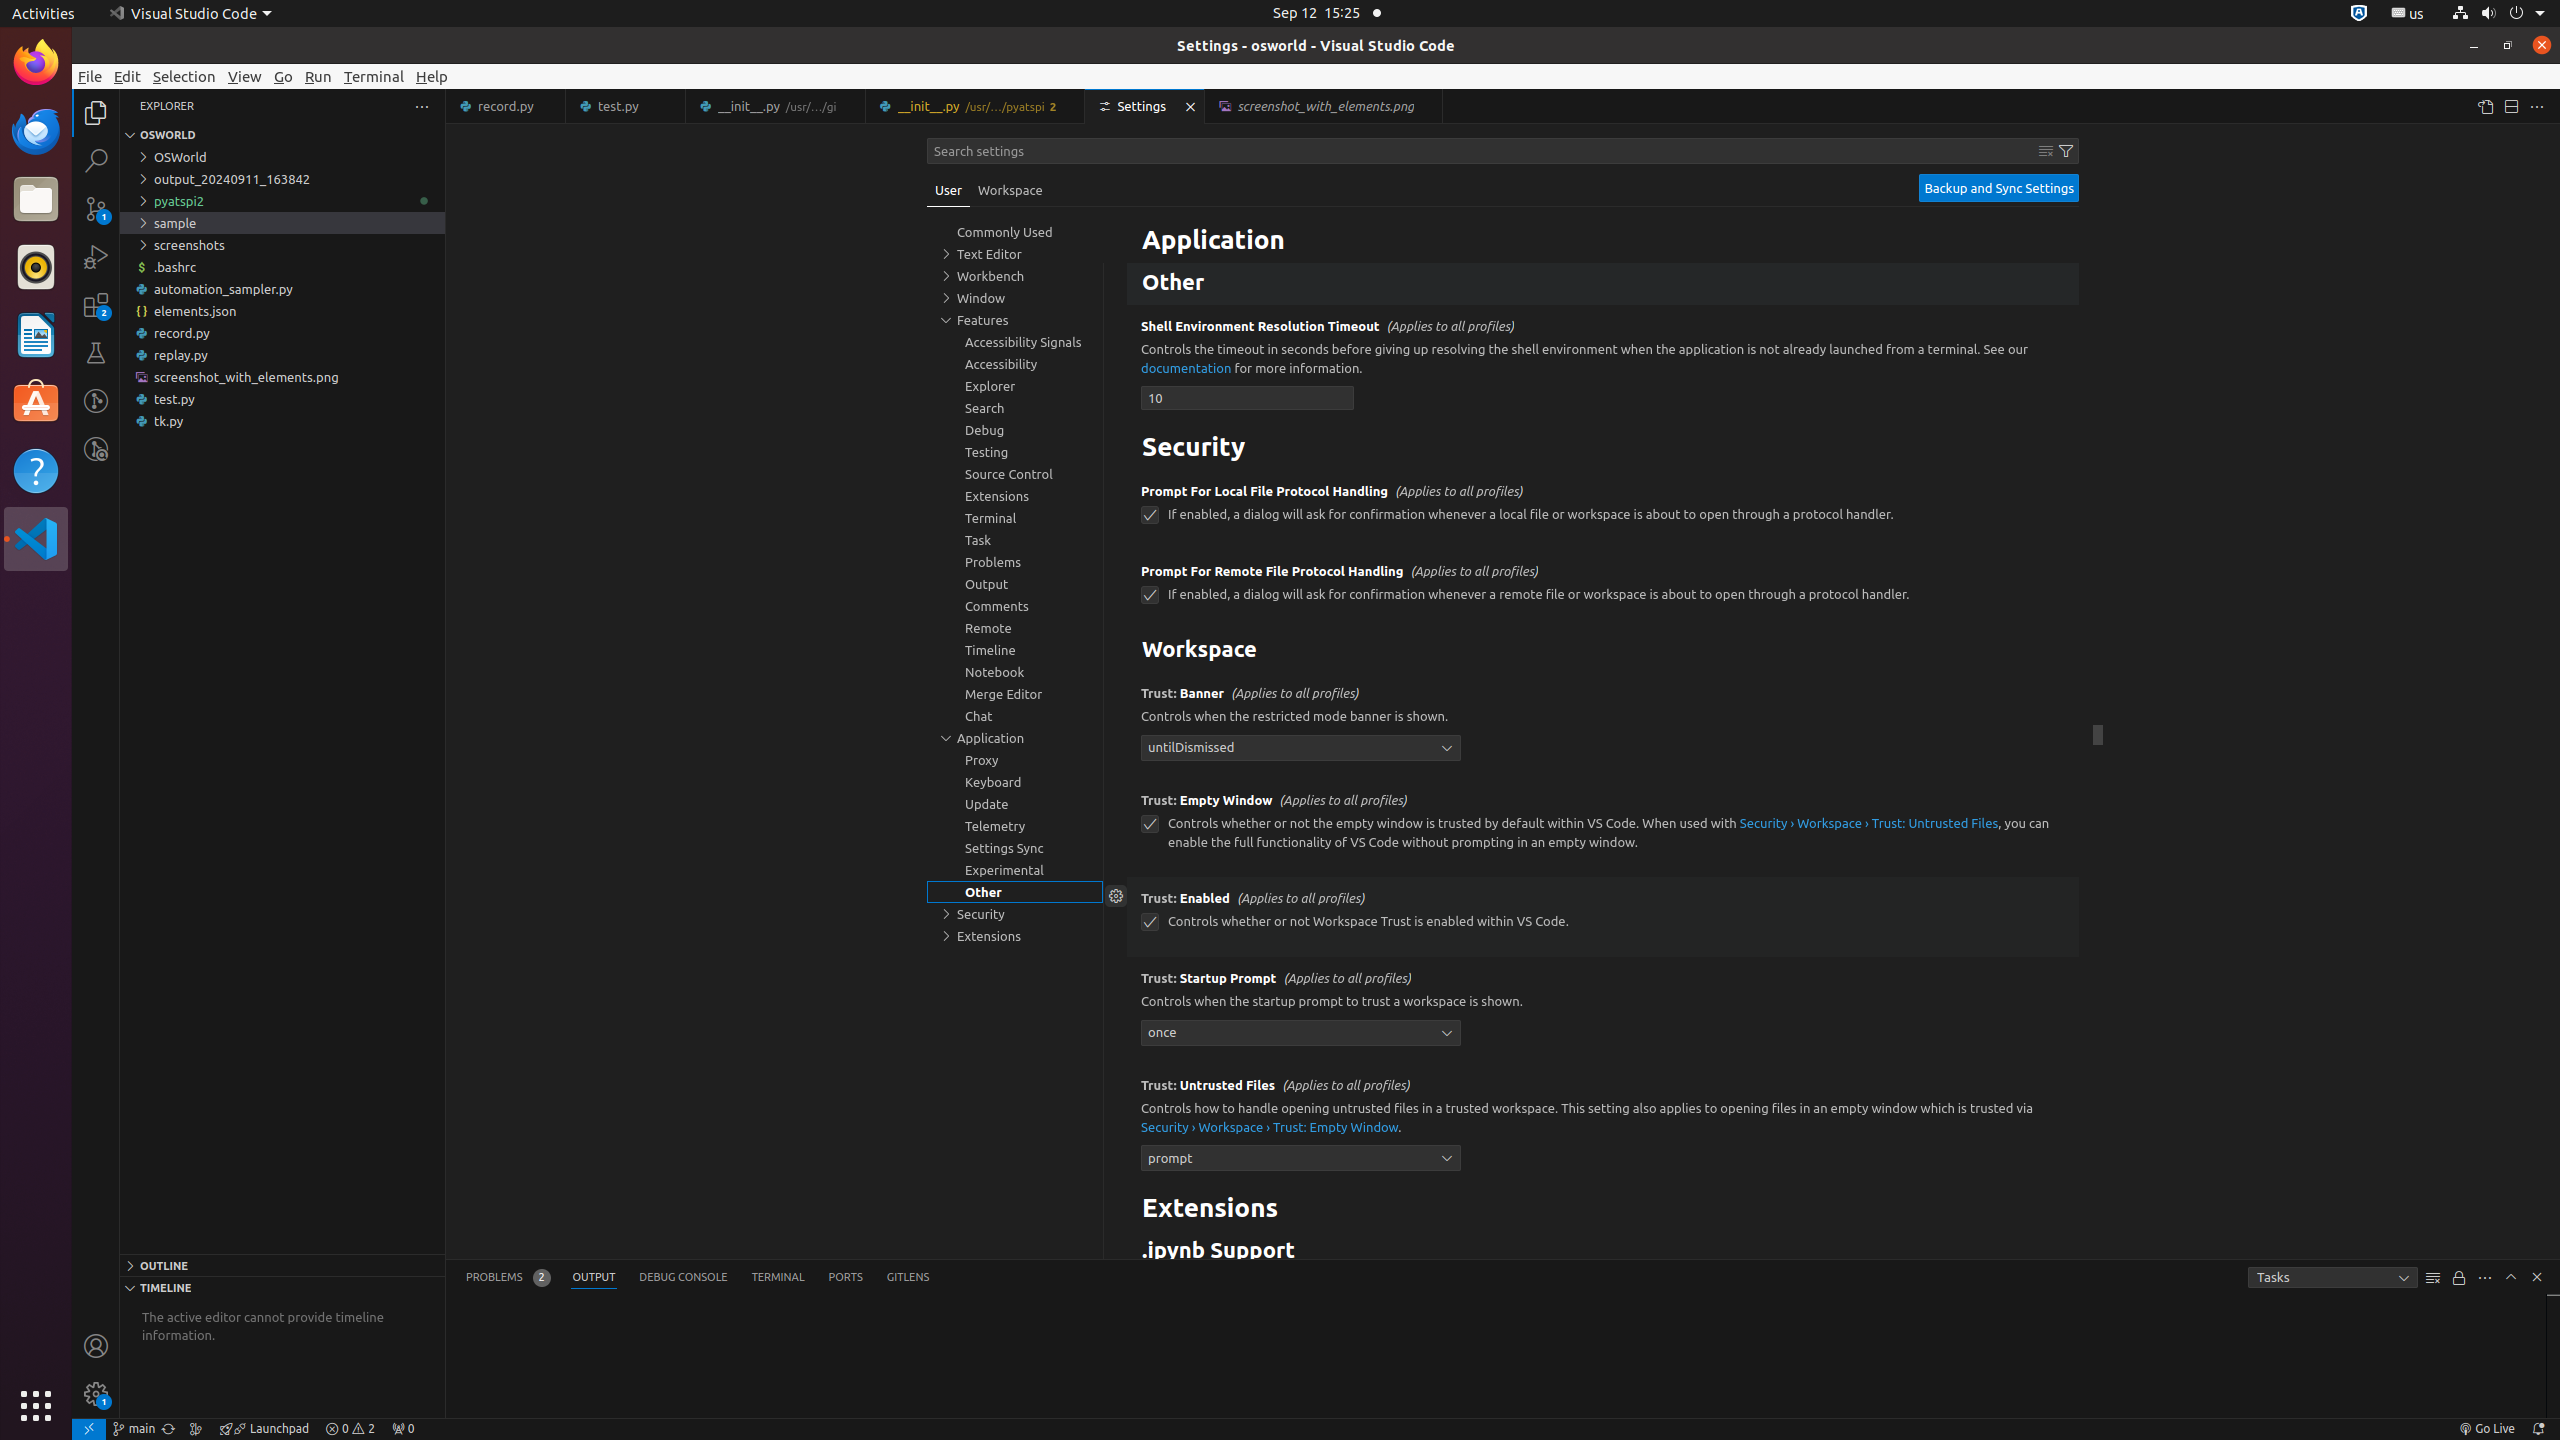  What do you see at coordinates (133, 1428) in the screenshot?
I see `'OSWorld (Git) - main, Checkout Branch/Tag...'` at bounding box center [133, 1428].